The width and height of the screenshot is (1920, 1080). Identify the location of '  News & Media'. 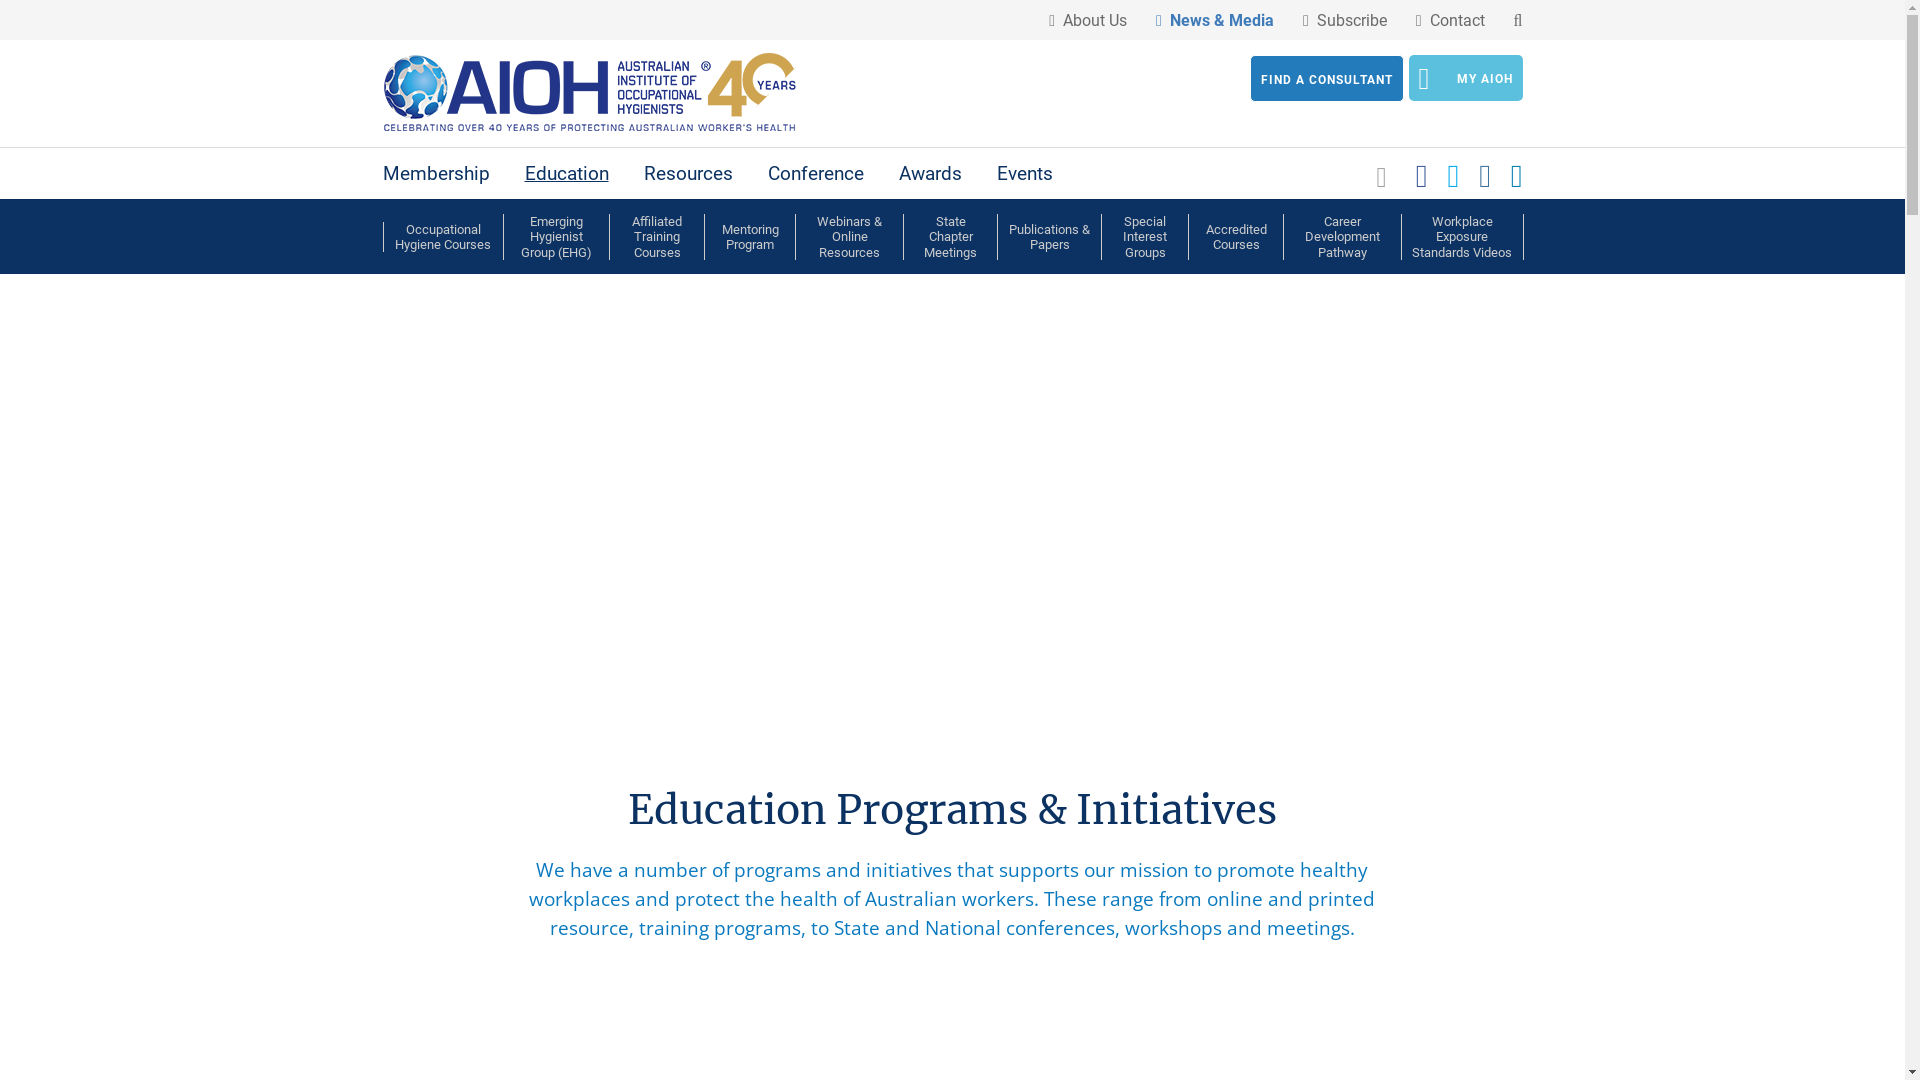
(1213, 20).